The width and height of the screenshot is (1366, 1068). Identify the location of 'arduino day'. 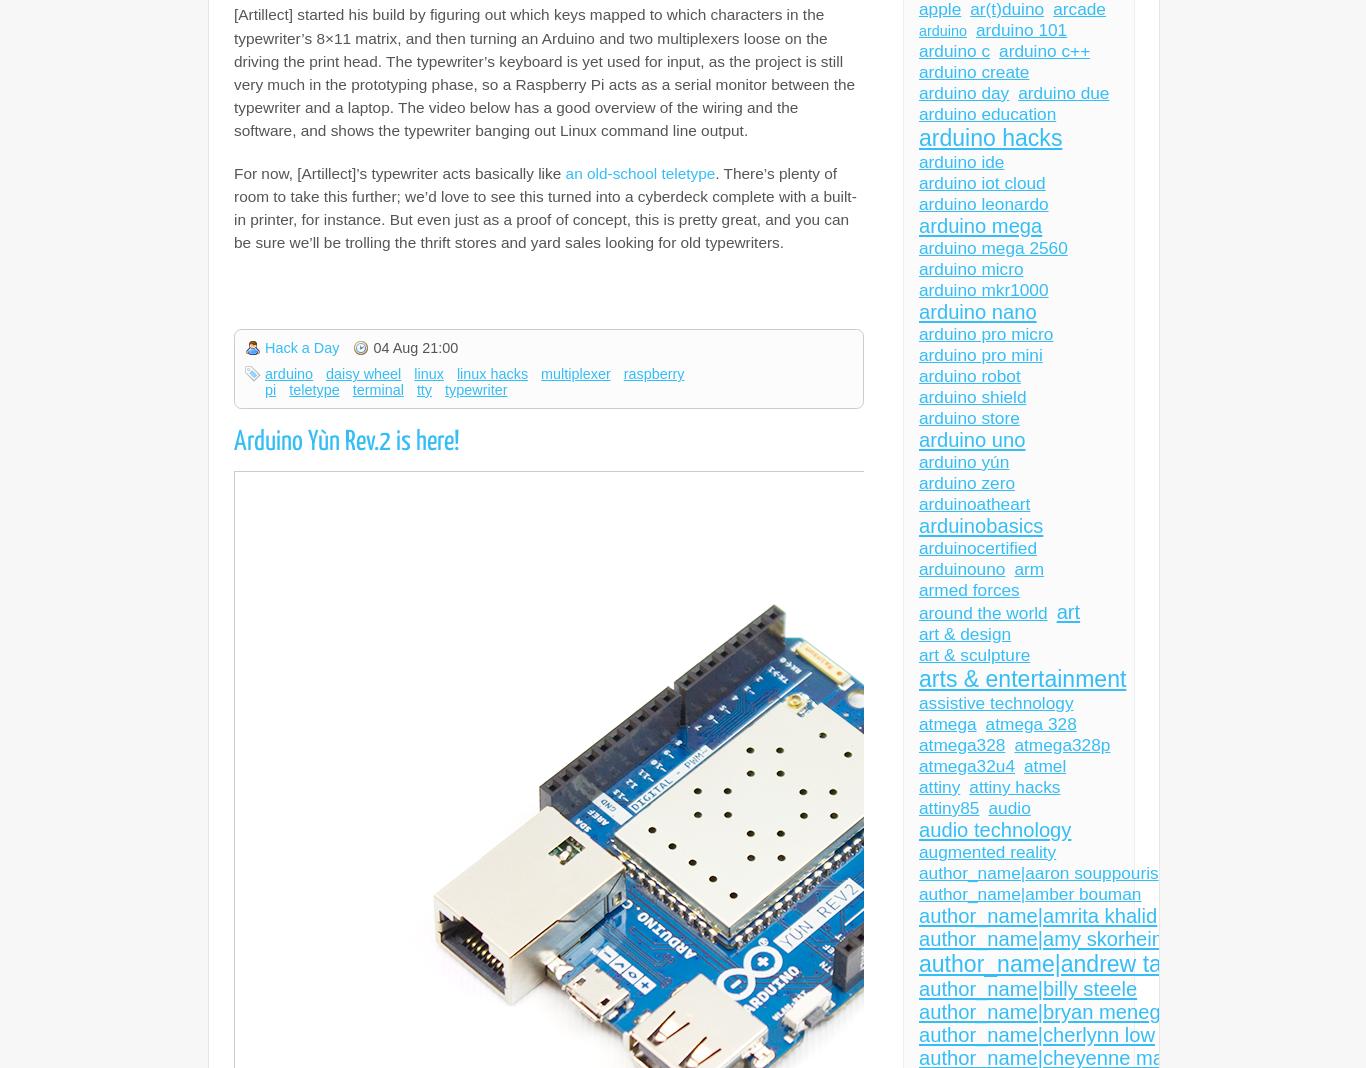
(963, 92).